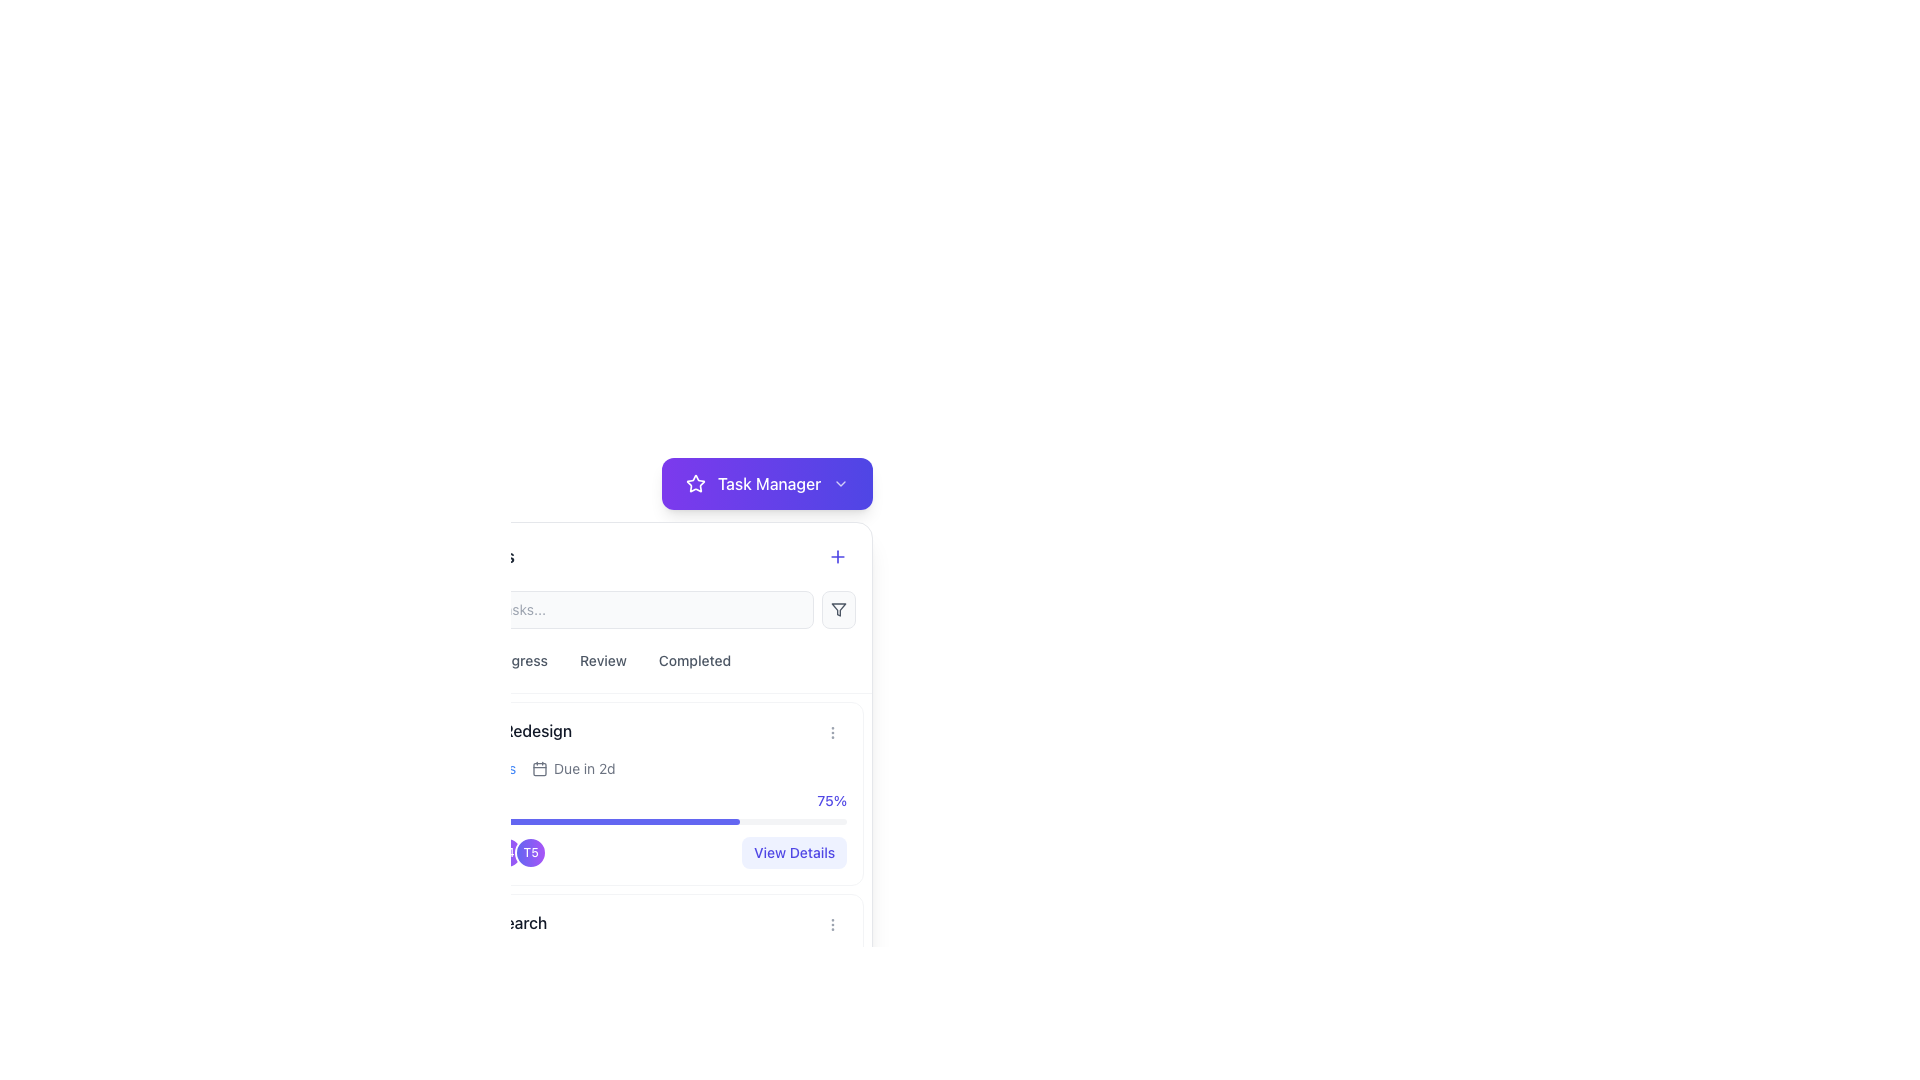  What do you see at coordinates (695, 483) in the screenshot?
I see `the decorative star icon located inside the 'Task Manager' button, positioned to the left of the text label` at bounding box center [695, 483].